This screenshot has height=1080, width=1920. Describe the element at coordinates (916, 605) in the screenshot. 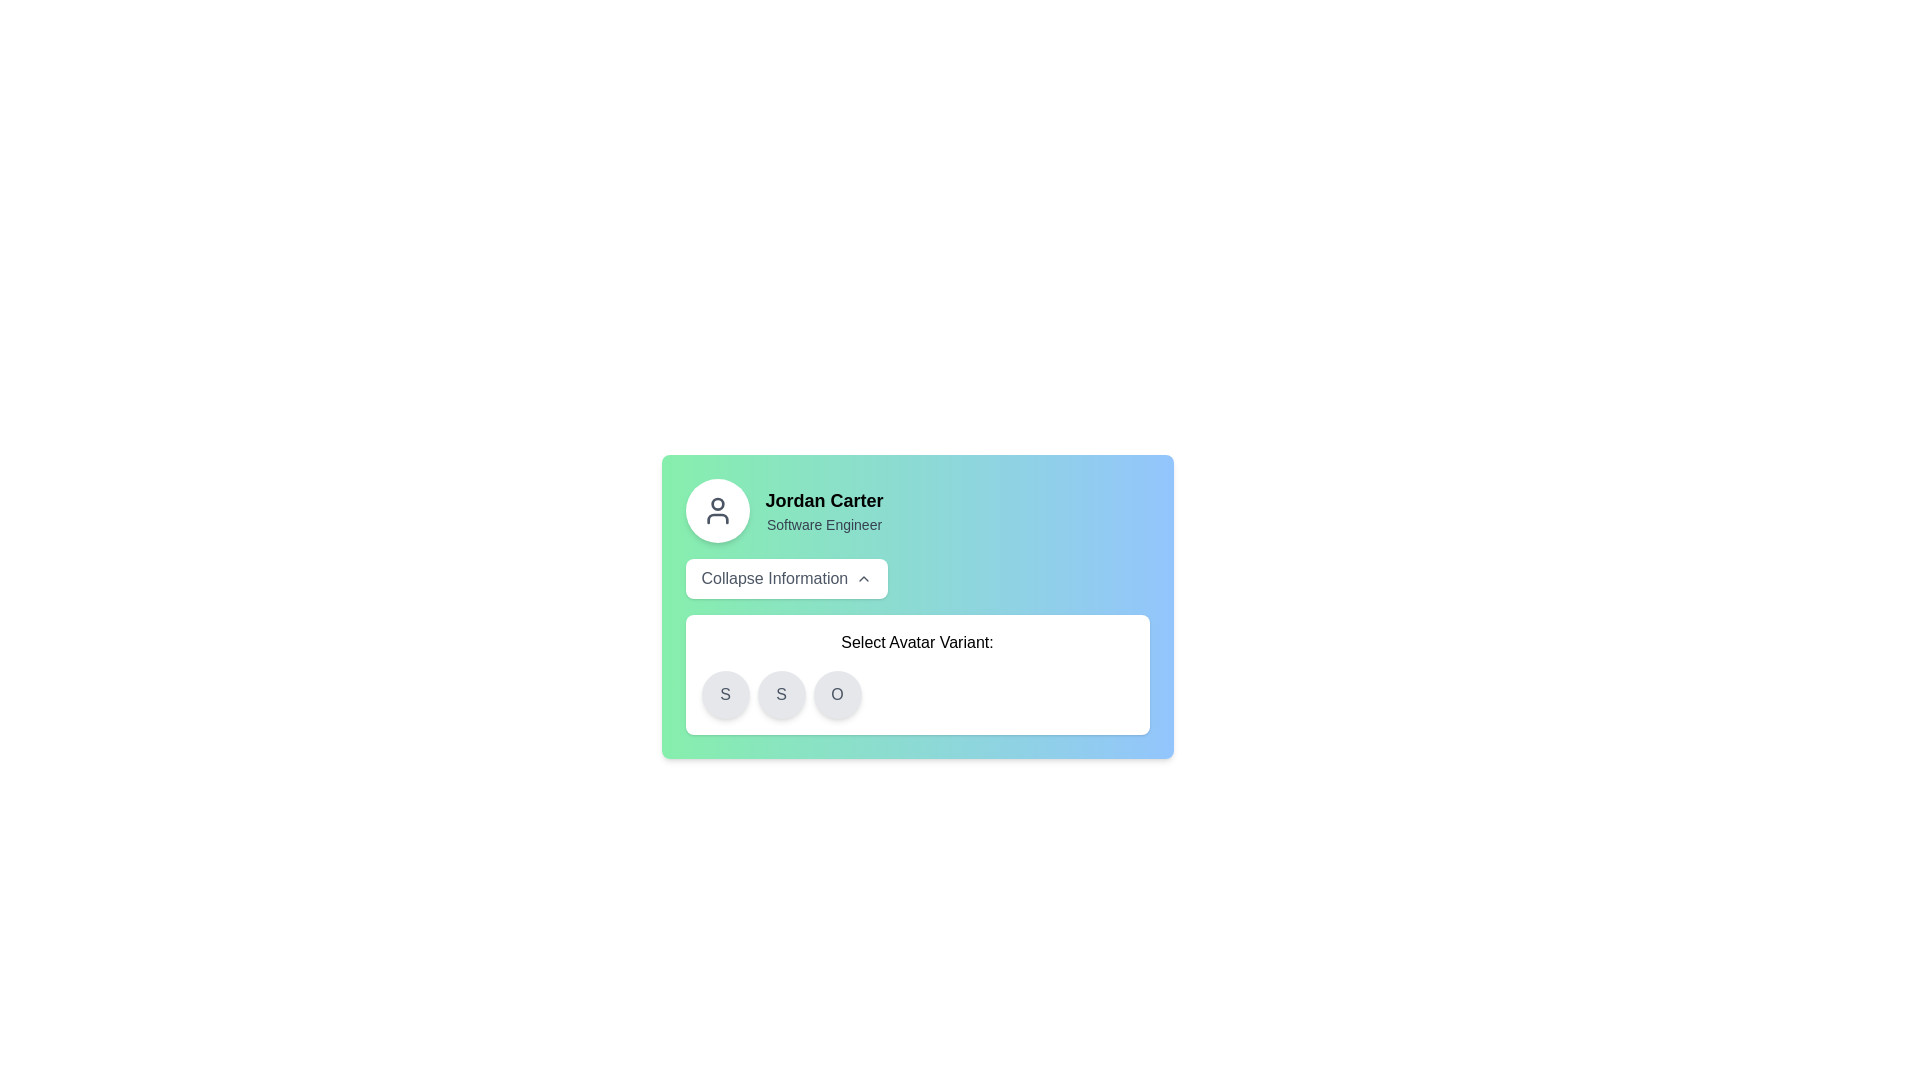

I see `the Information panel displaying user information and avatar selection options` at that location.